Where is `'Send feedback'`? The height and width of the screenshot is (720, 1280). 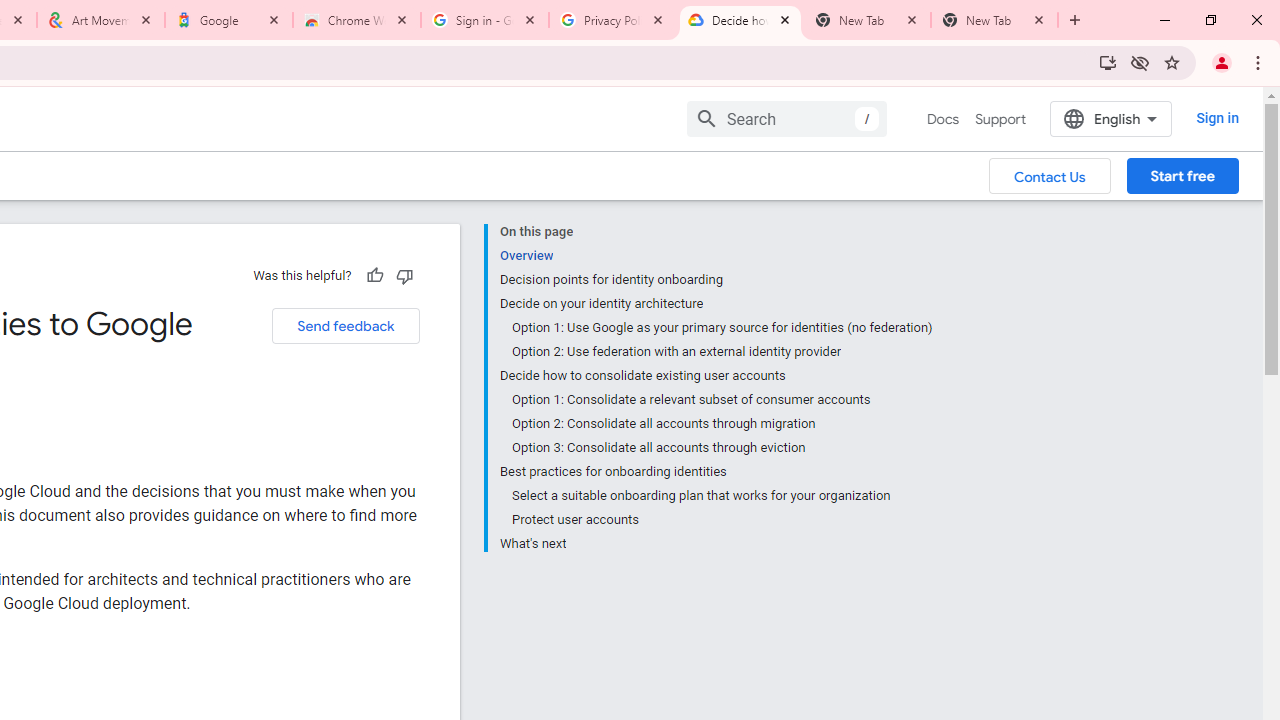
'Send feedback' is located at coordinates (345, 325).